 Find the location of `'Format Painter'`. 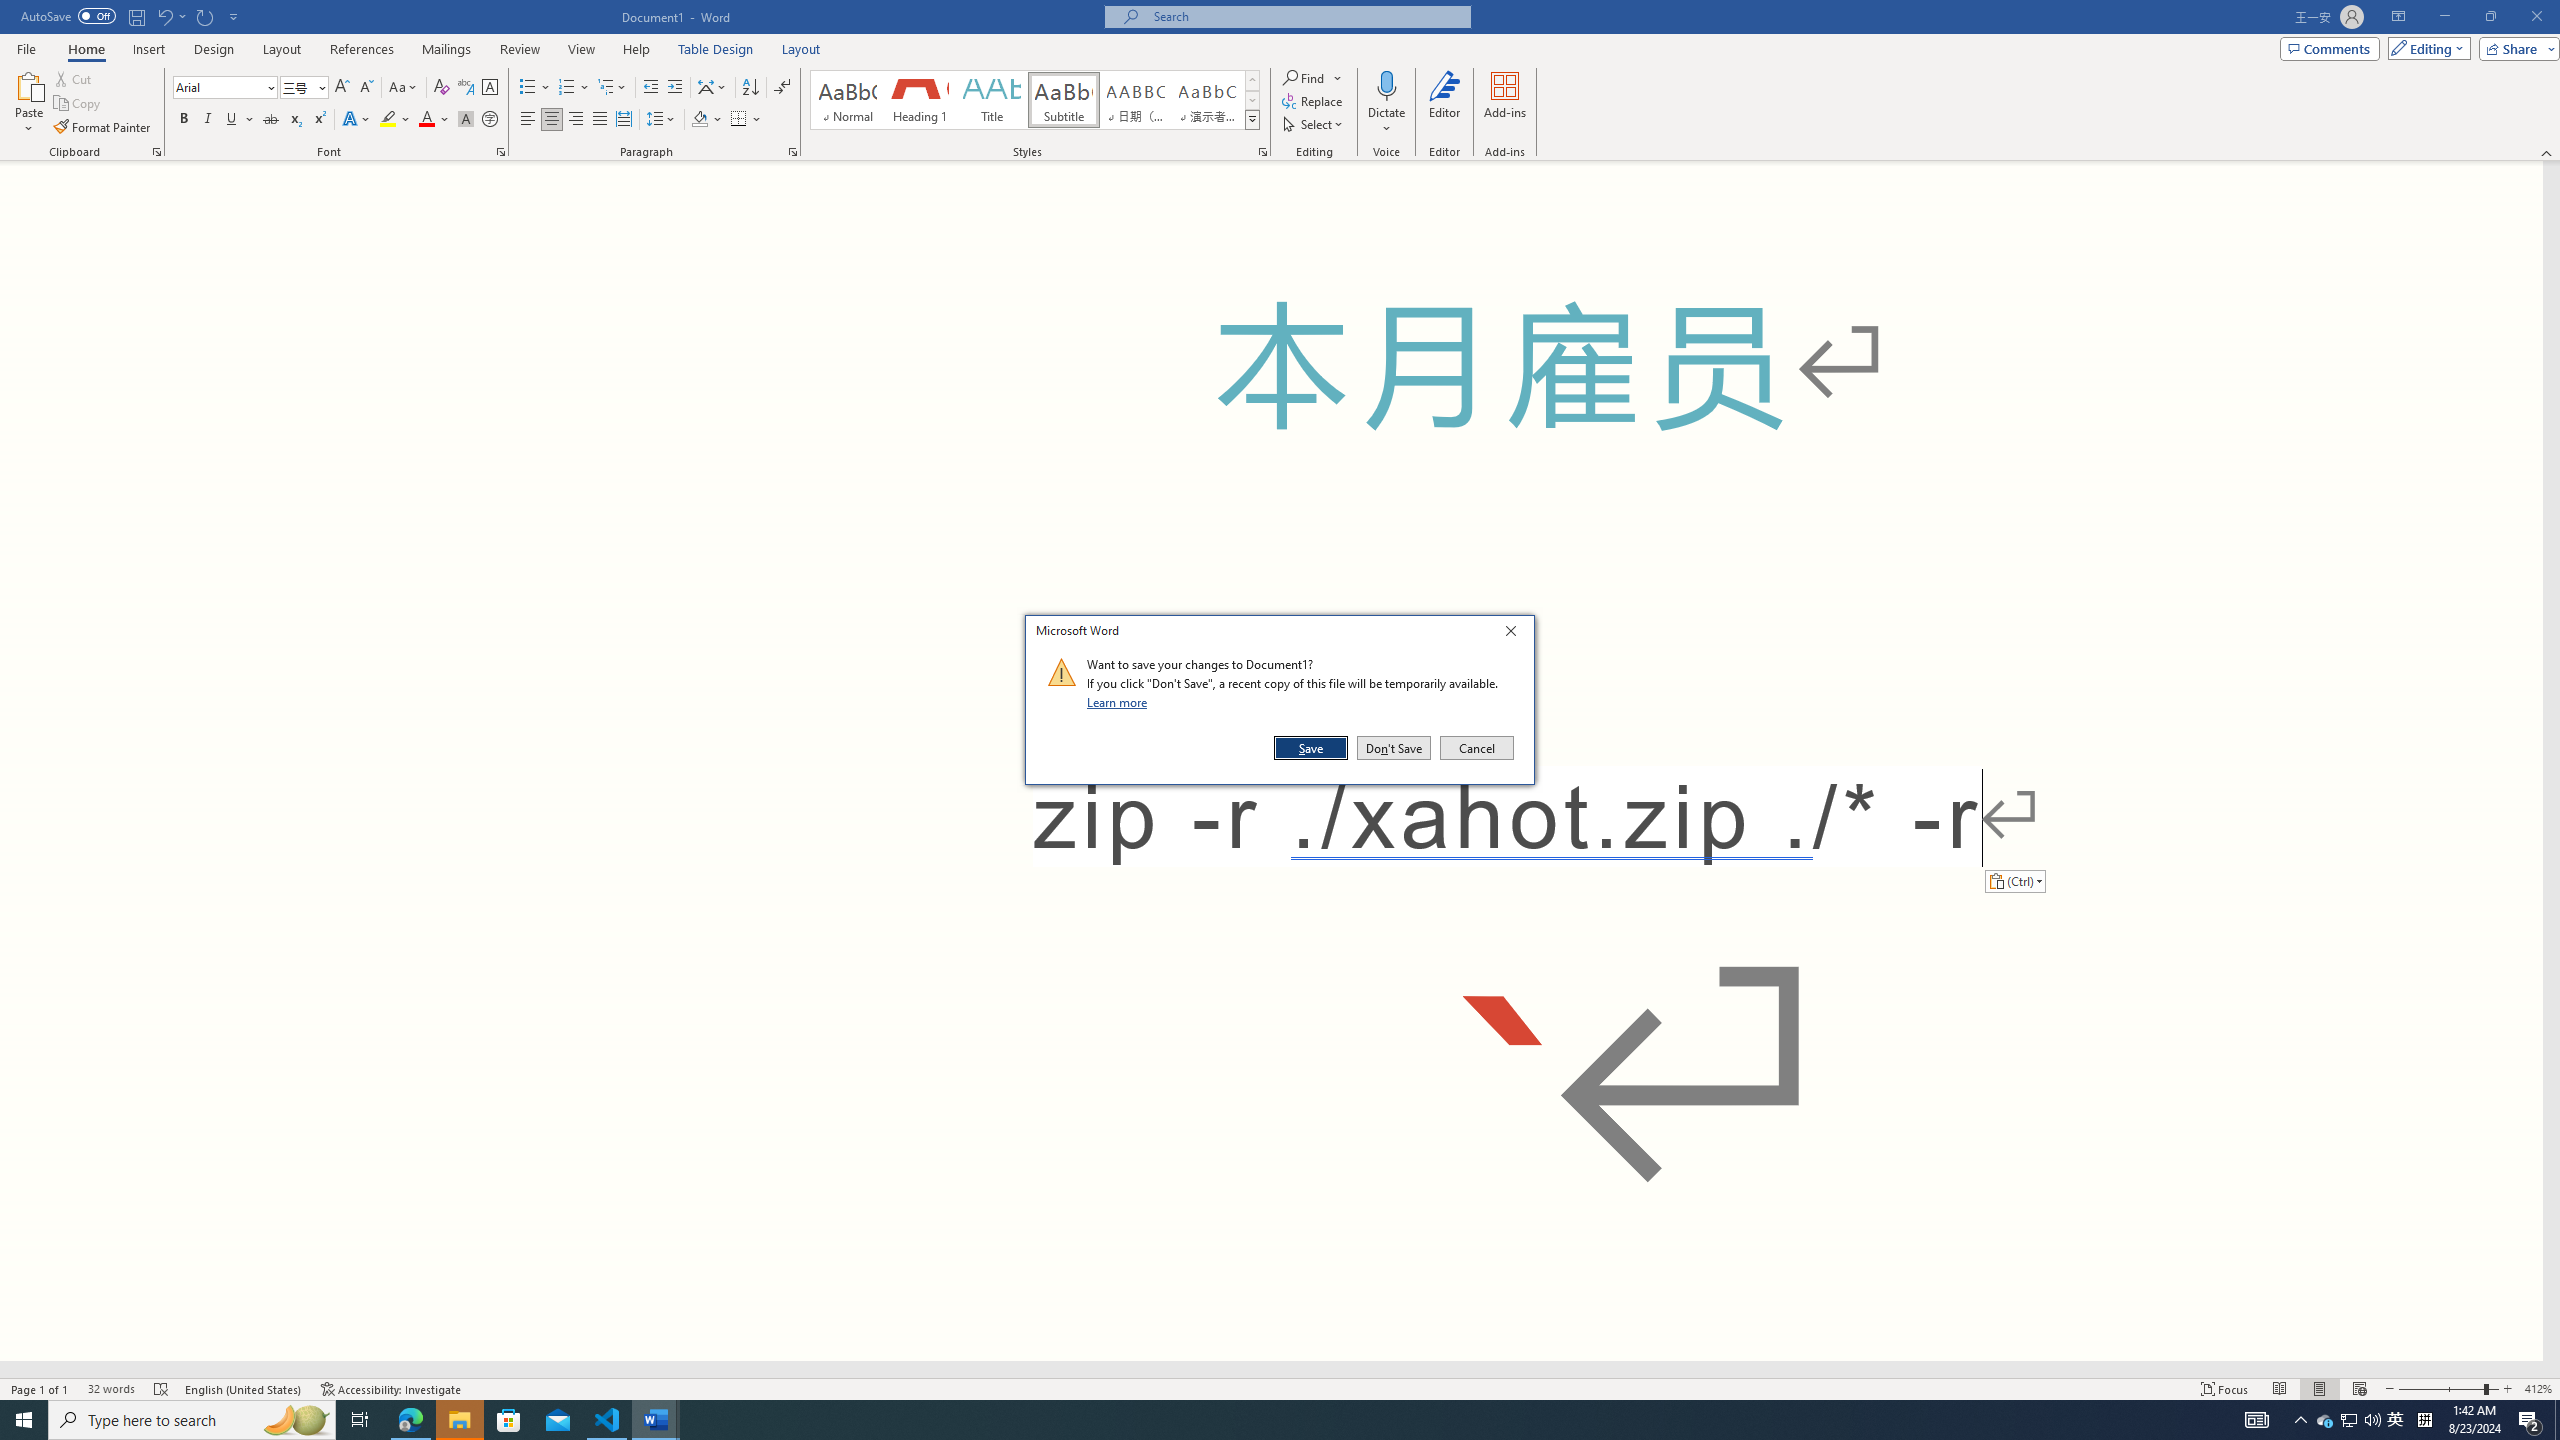

'Format Painter' is located at coordinates (102, 127).